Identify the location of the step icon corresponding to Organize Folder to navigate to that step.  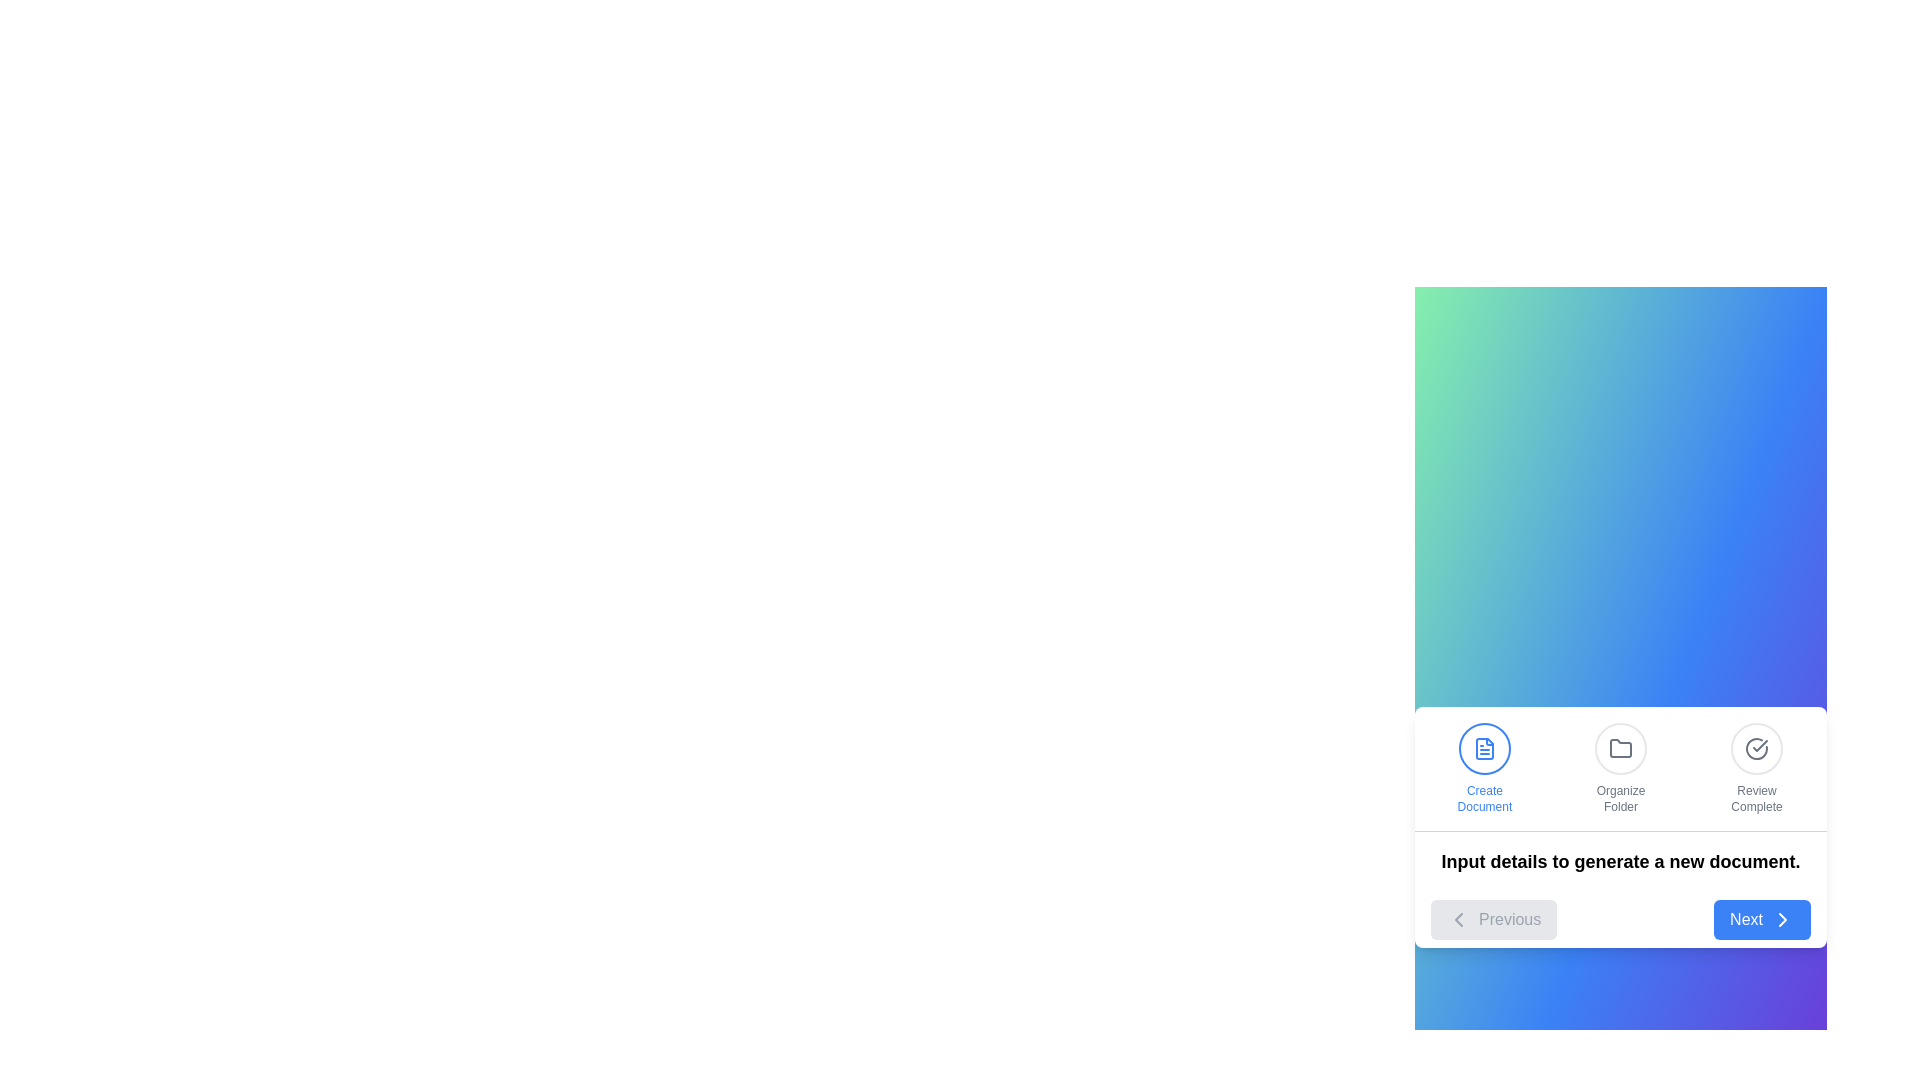
(1621, 767).